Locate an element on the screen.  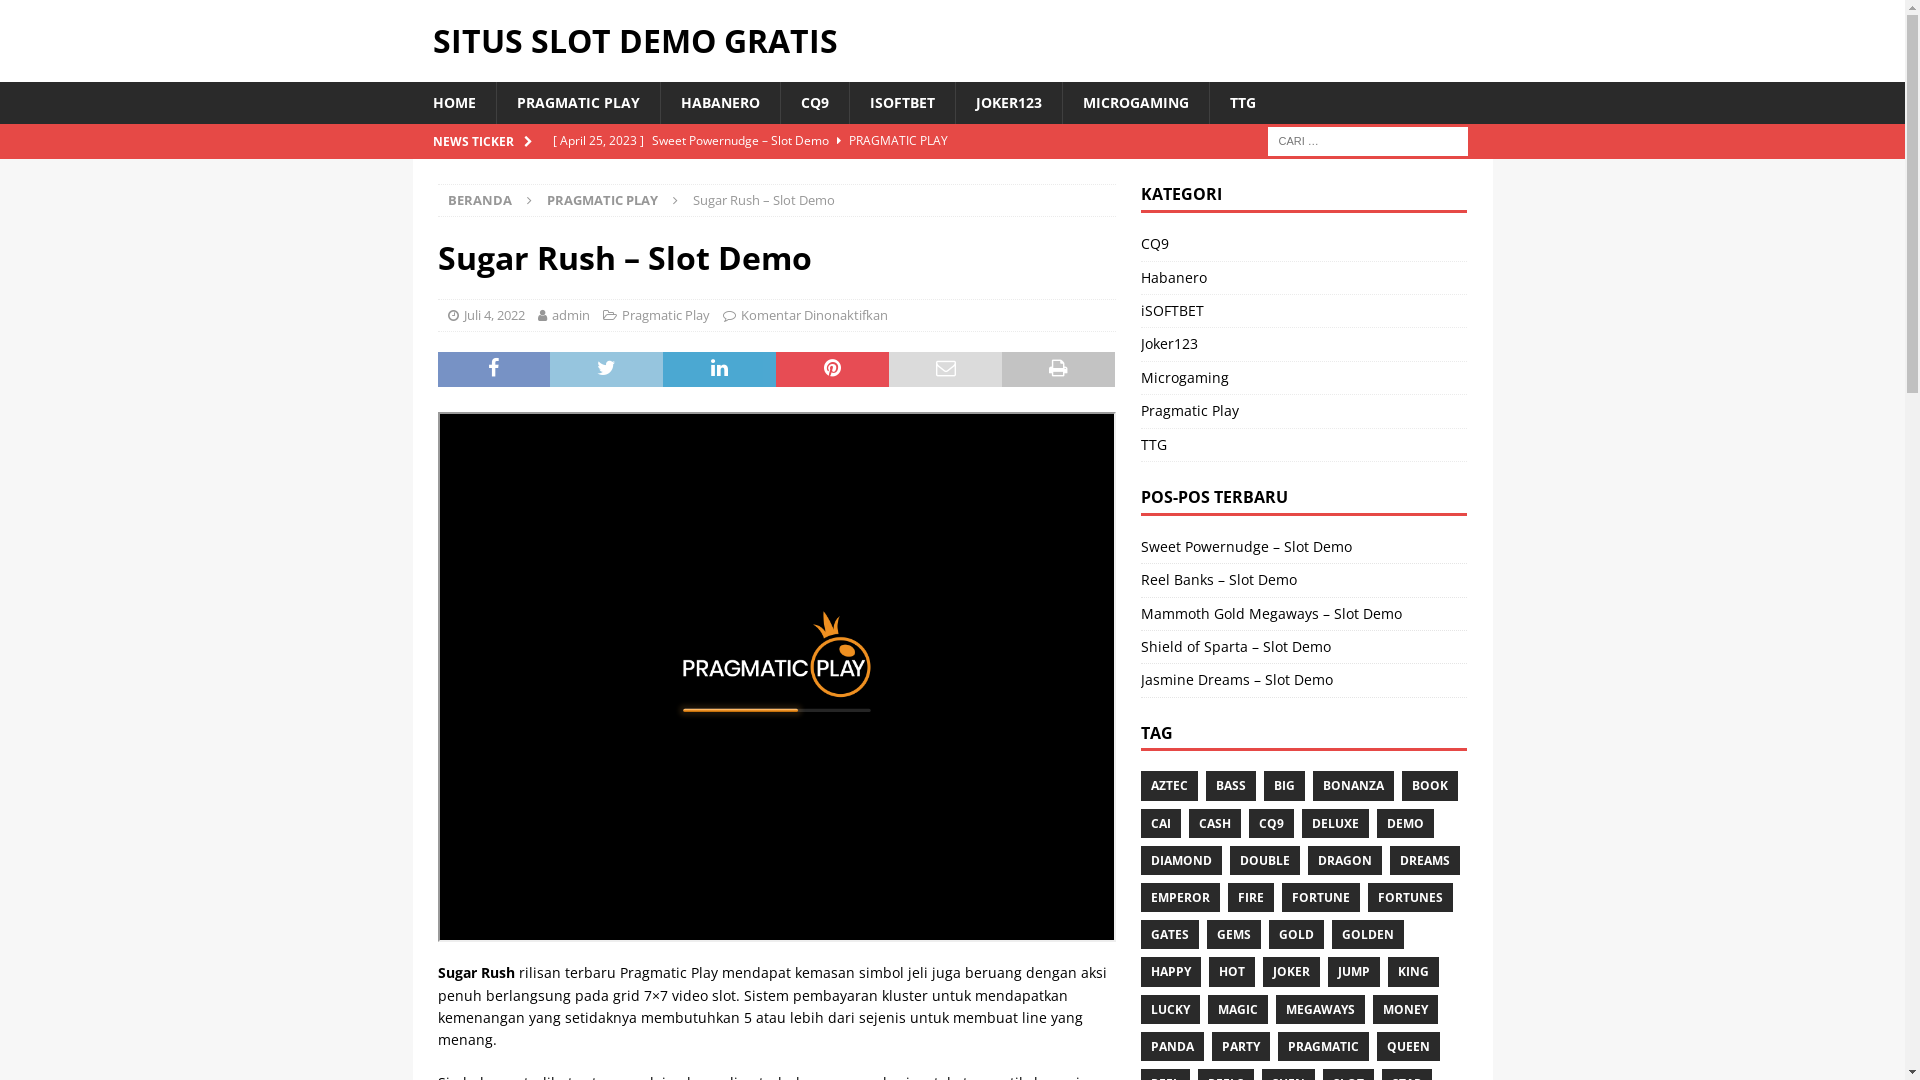
'EMPEROR' is located at coordinates (1141, 896).